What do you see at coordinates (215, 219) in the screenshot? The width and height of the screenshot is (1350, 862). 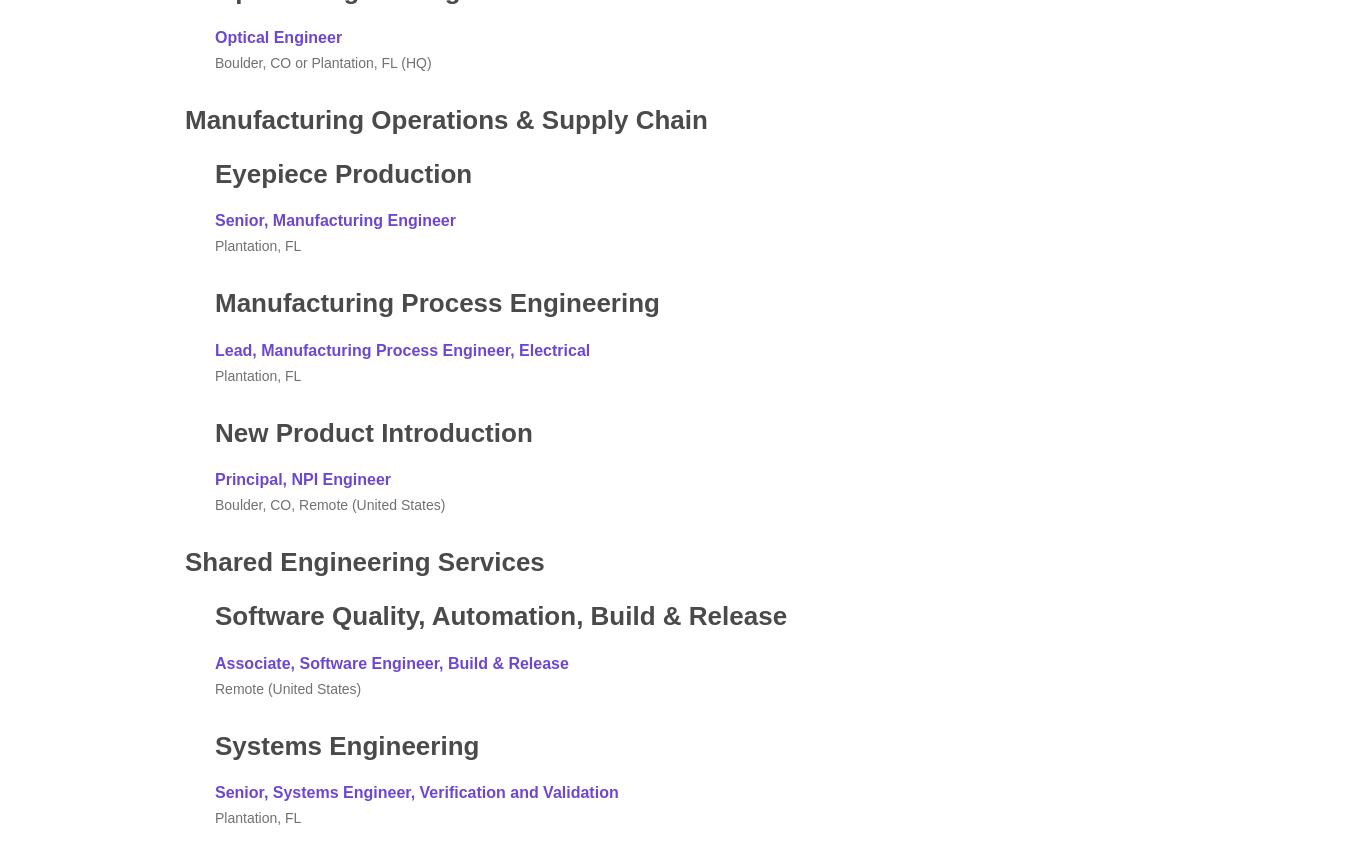 I see `'Senior, Manufacturing Engineer'` at bounding box center [215, 219].